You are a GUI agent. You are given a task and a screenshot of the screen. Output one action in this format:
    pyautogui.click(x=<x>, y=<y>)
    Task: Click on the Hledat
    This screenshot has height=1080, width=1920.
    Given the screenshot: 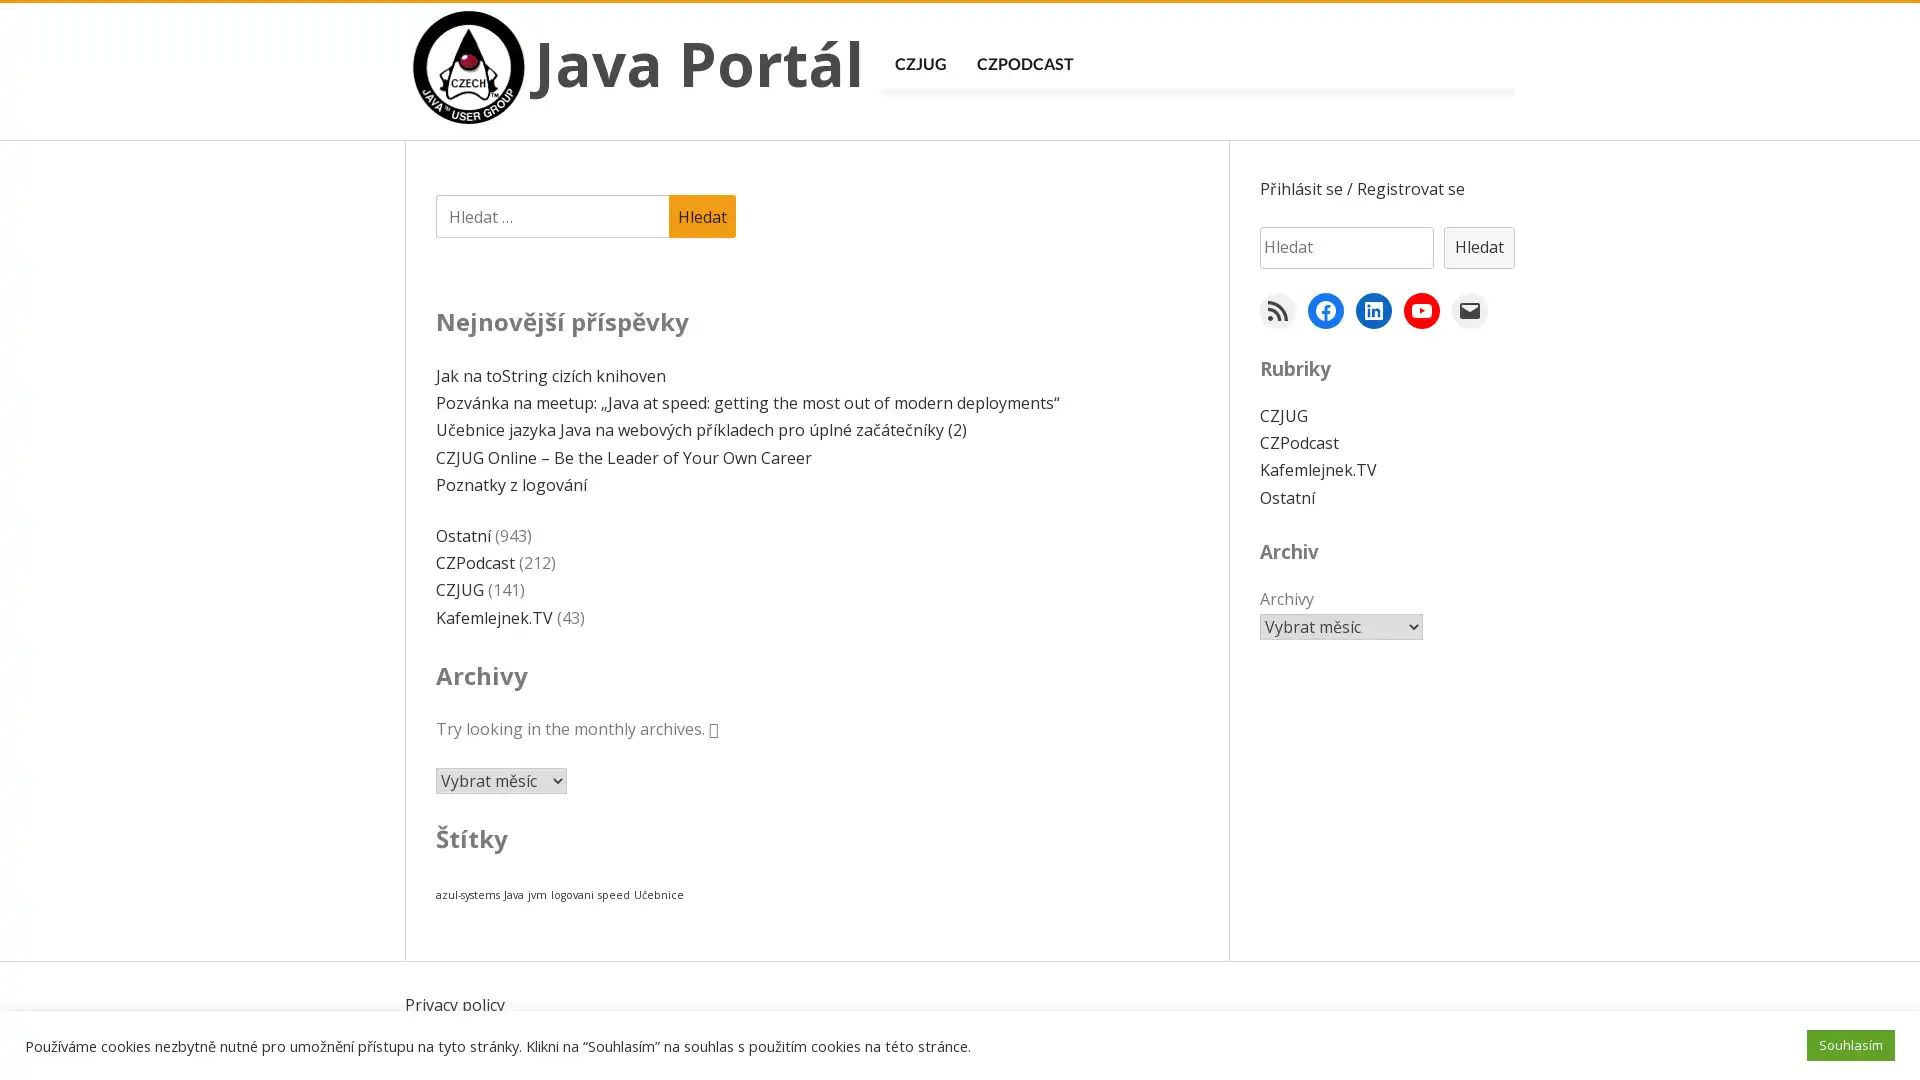 What is the action you would take?
    pyautogui.click(x=1479, y=246)
    